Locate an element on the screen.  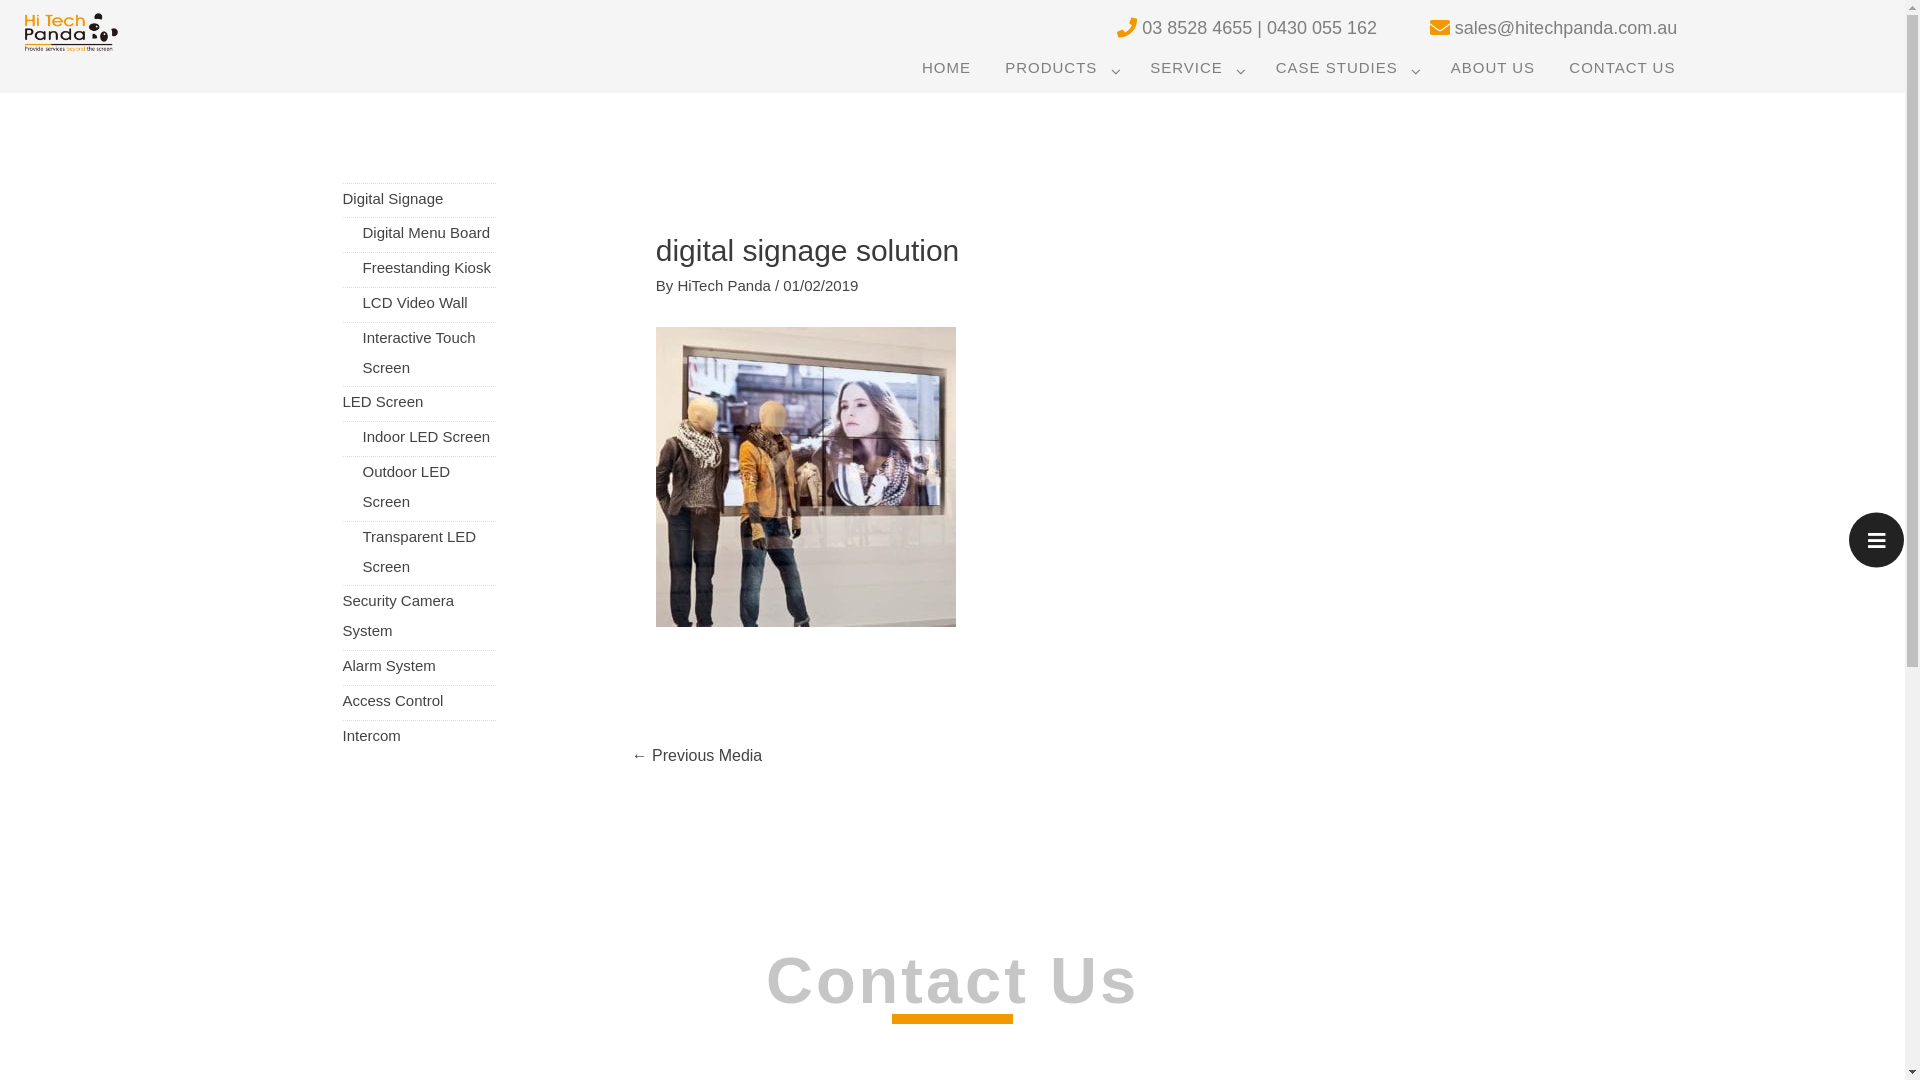
'Digital Menu Board' is located at coordinates (425, 231).